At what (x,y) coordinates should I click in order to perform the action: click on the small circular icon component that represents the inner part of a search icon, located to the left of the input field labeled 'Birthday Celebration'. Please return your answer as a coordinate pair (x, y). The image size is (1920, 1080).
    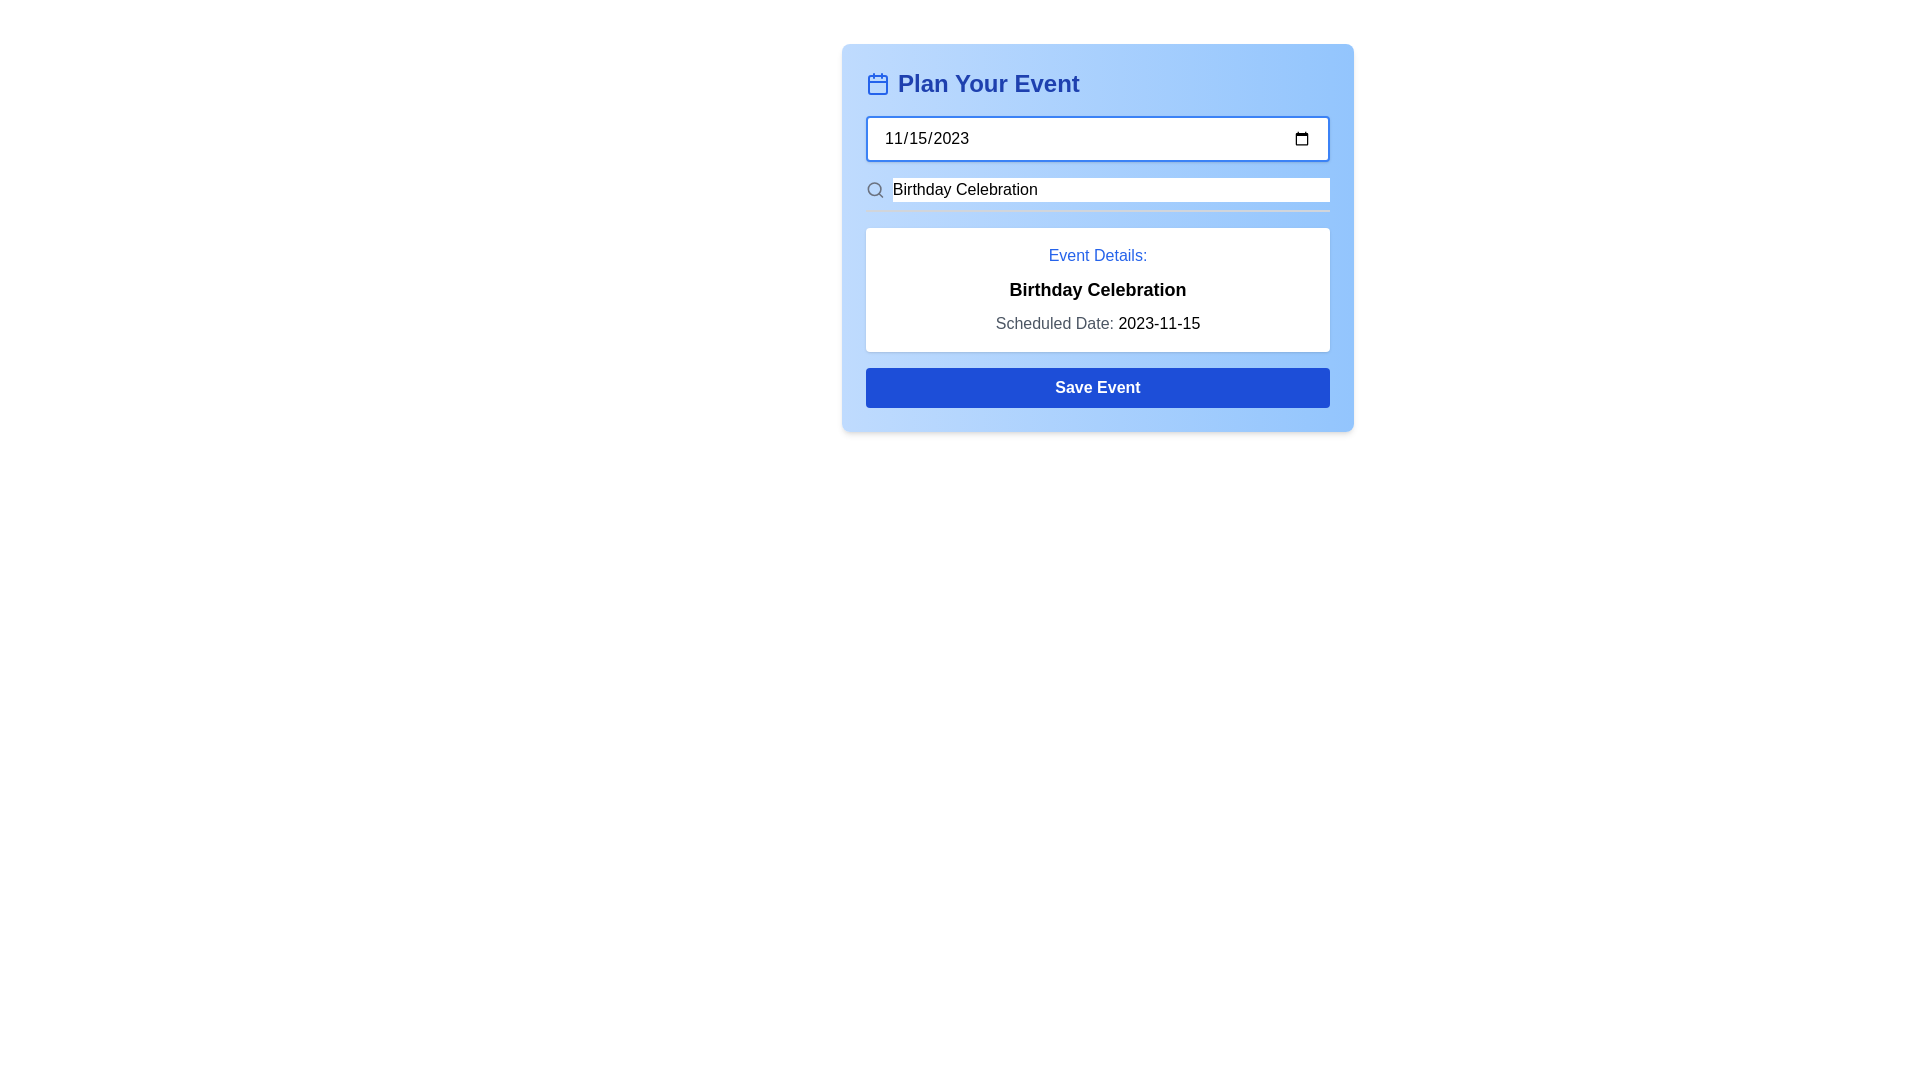
    Looking at the image, I should click on (874, 189).